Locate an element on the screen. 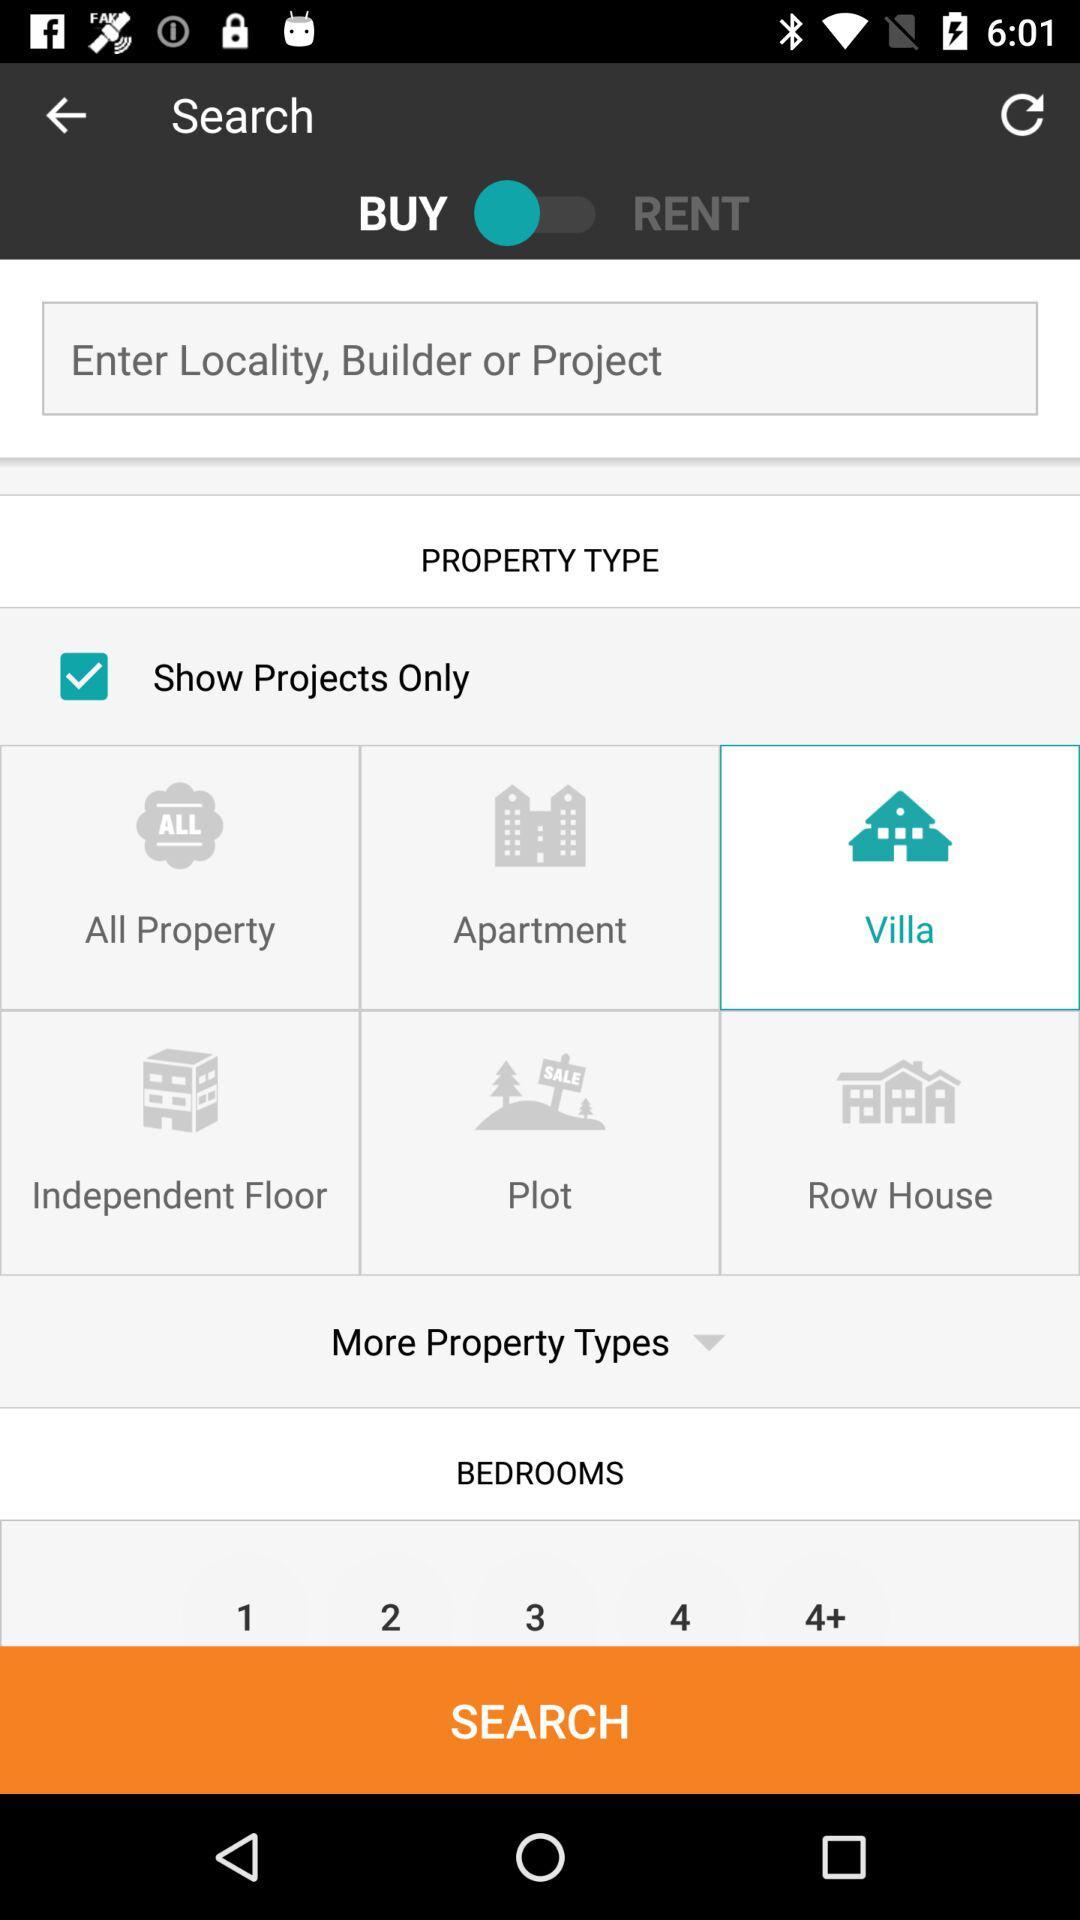 The height and width of the screenshot is (1920, 1080). the icon next to the buy is located at coordinates (540, 212).